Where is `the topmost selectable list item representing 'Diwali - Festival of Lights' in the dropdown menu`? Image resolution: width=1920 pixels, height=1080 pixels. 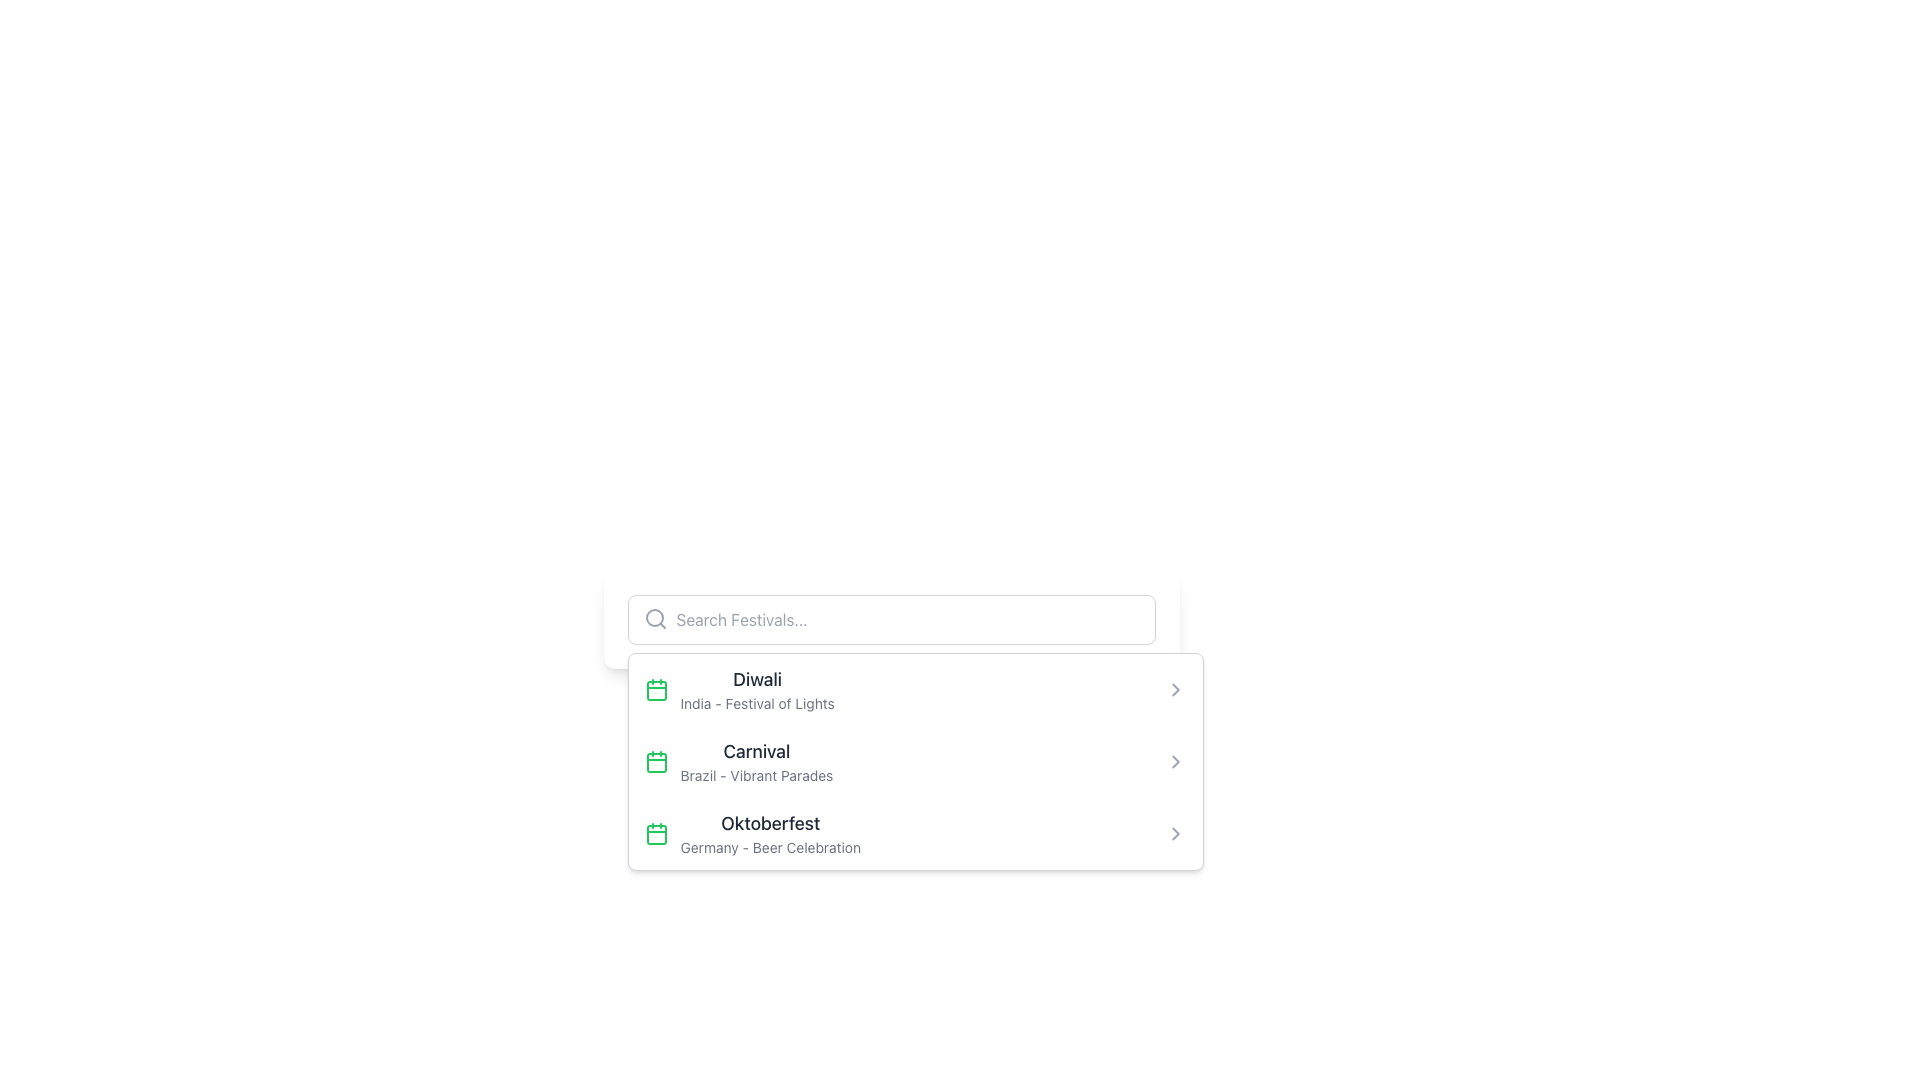 the topmost selectable list item representing 'Diwali - Festival of Lights' in the dropdown menu is located at coordinates (738, 689).